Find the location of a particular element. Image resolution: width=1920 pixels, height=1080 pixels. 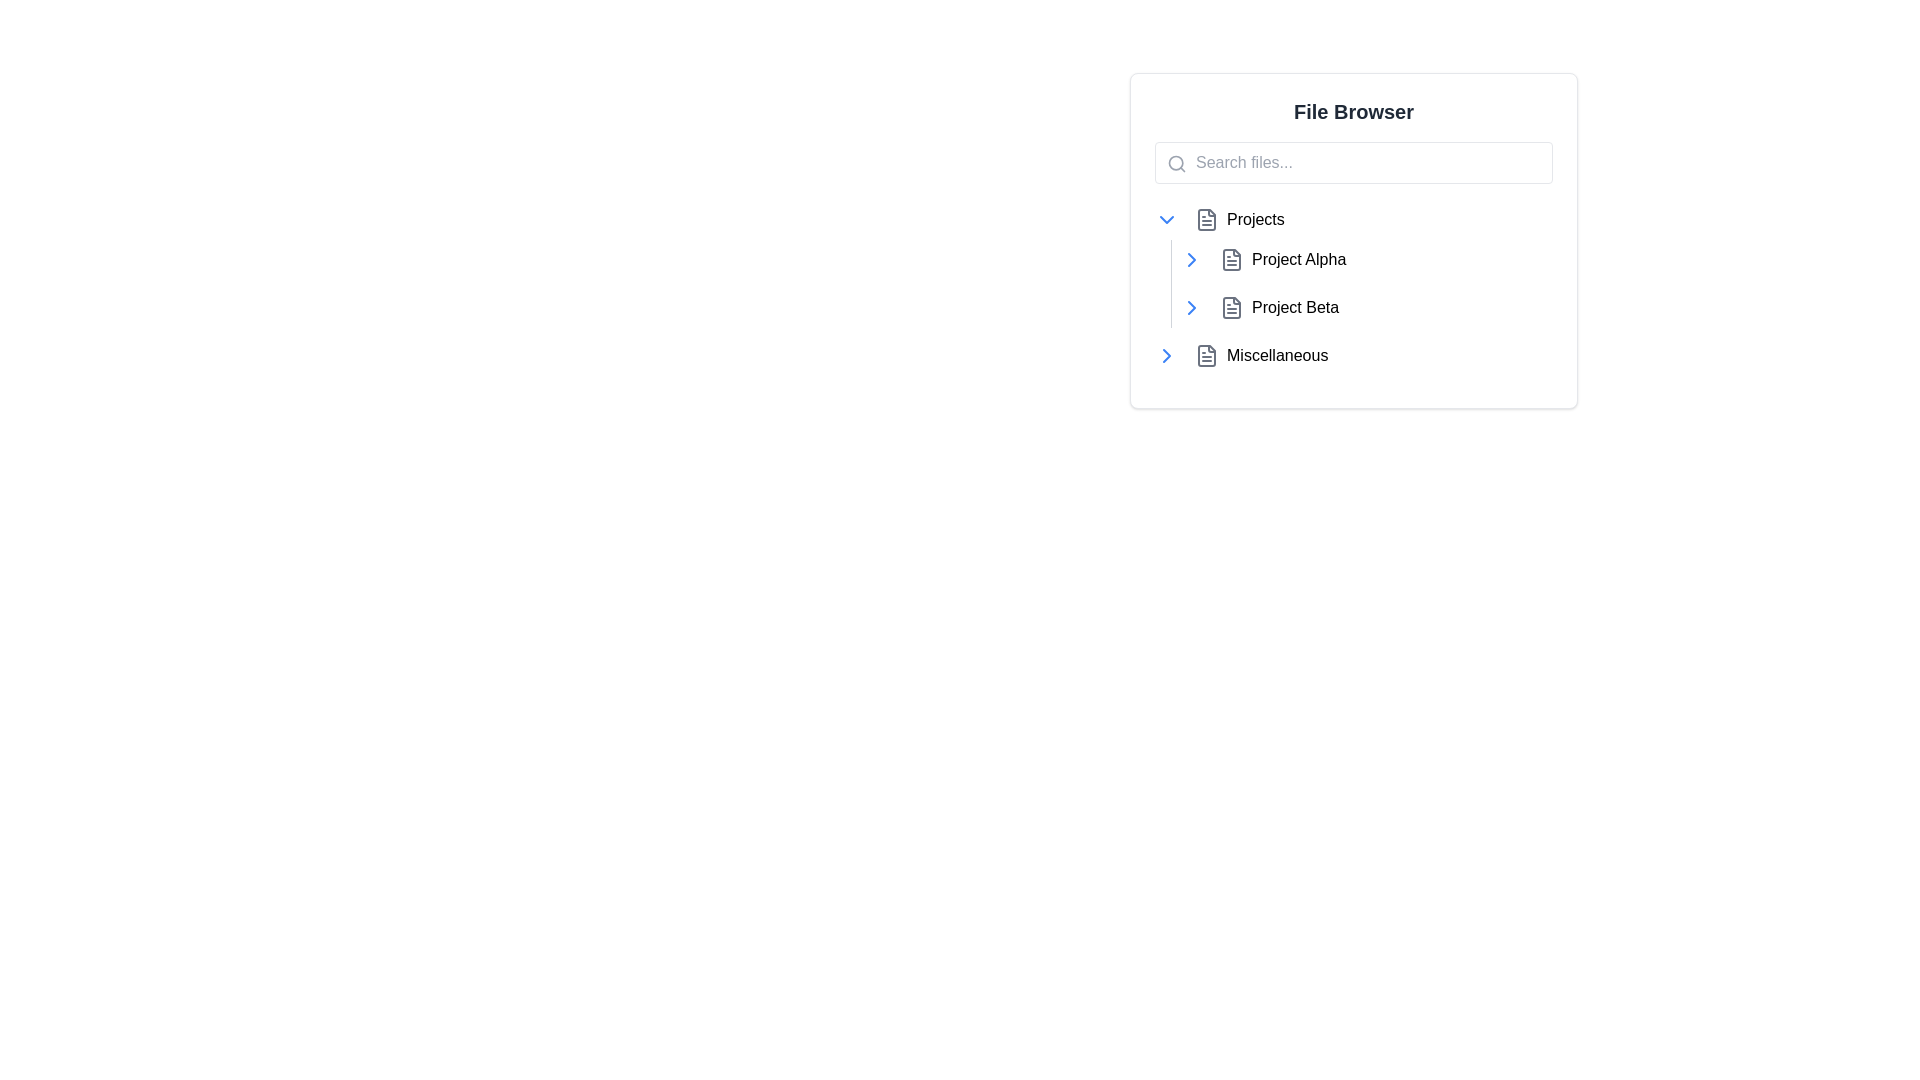

the expansion arrow of the 'Miscellaneous' folder item in the hierarchical file browser is located at coordinates (1353, 354).